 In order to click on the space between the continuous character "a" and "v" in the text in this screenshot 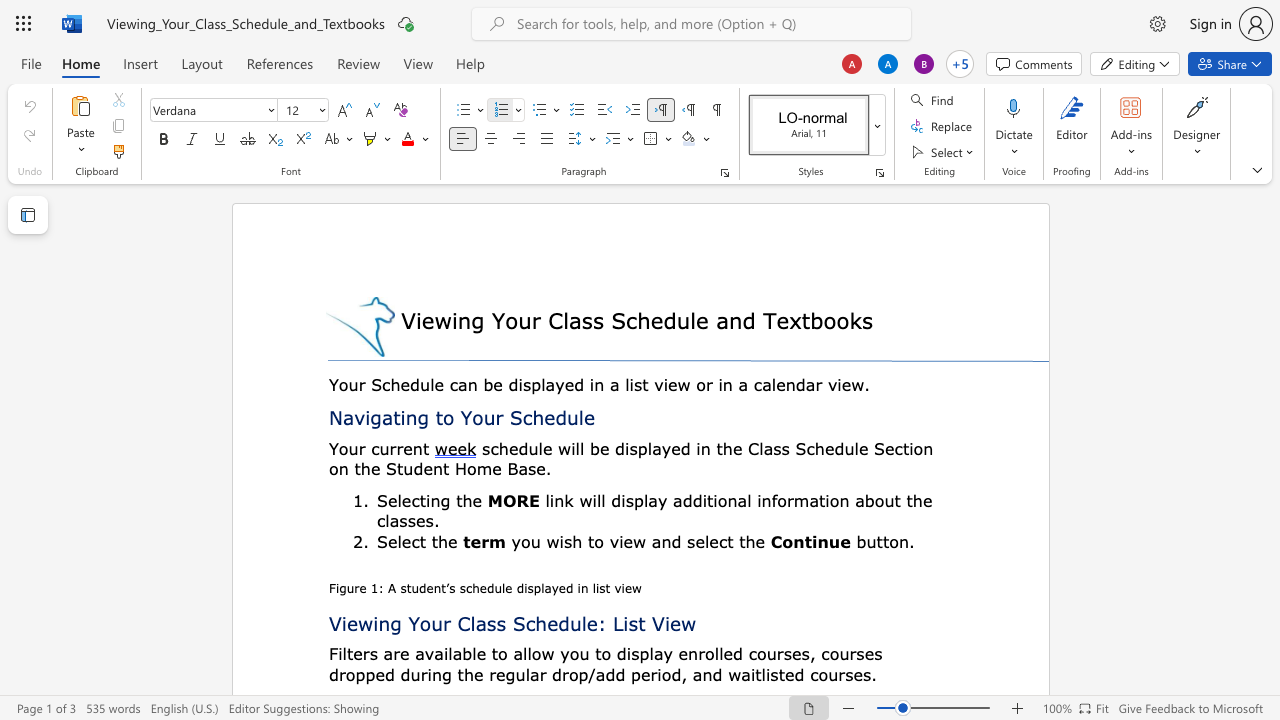, I will do `click(354, 416)`.